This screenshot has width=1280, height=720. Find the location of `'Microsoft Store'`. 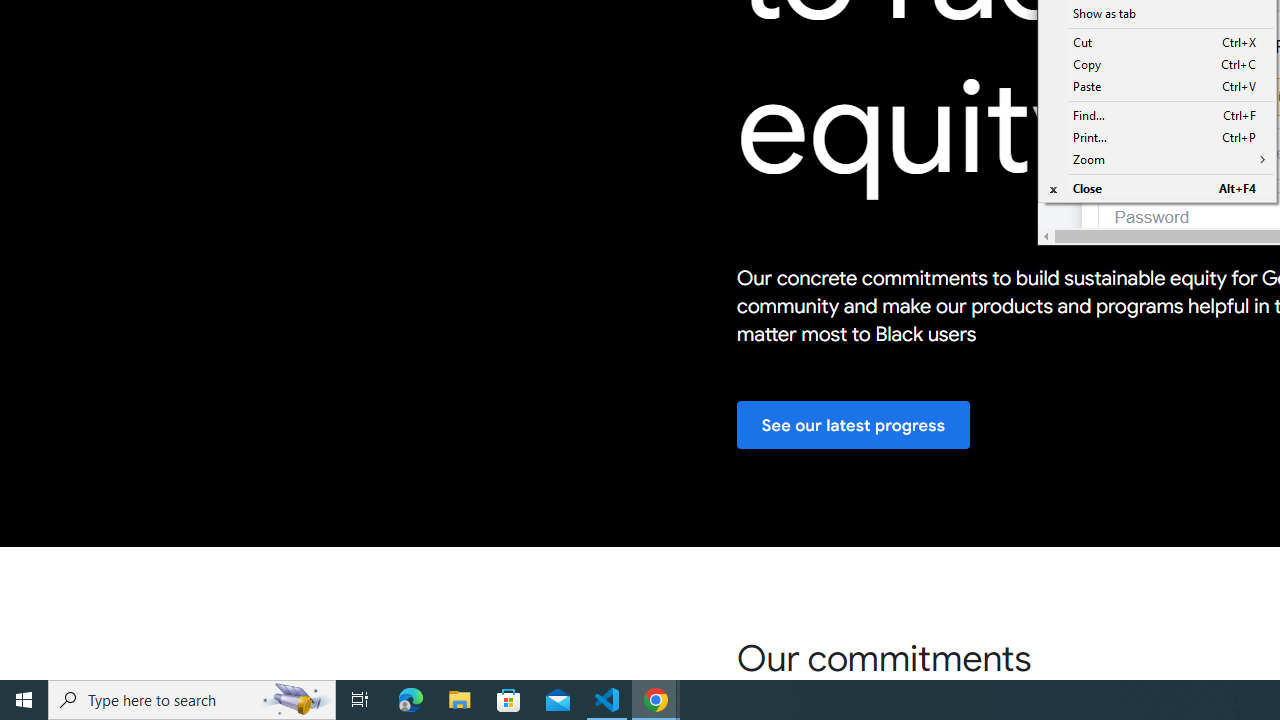

'Microsoft Store' is located at coordinates (509, 698).